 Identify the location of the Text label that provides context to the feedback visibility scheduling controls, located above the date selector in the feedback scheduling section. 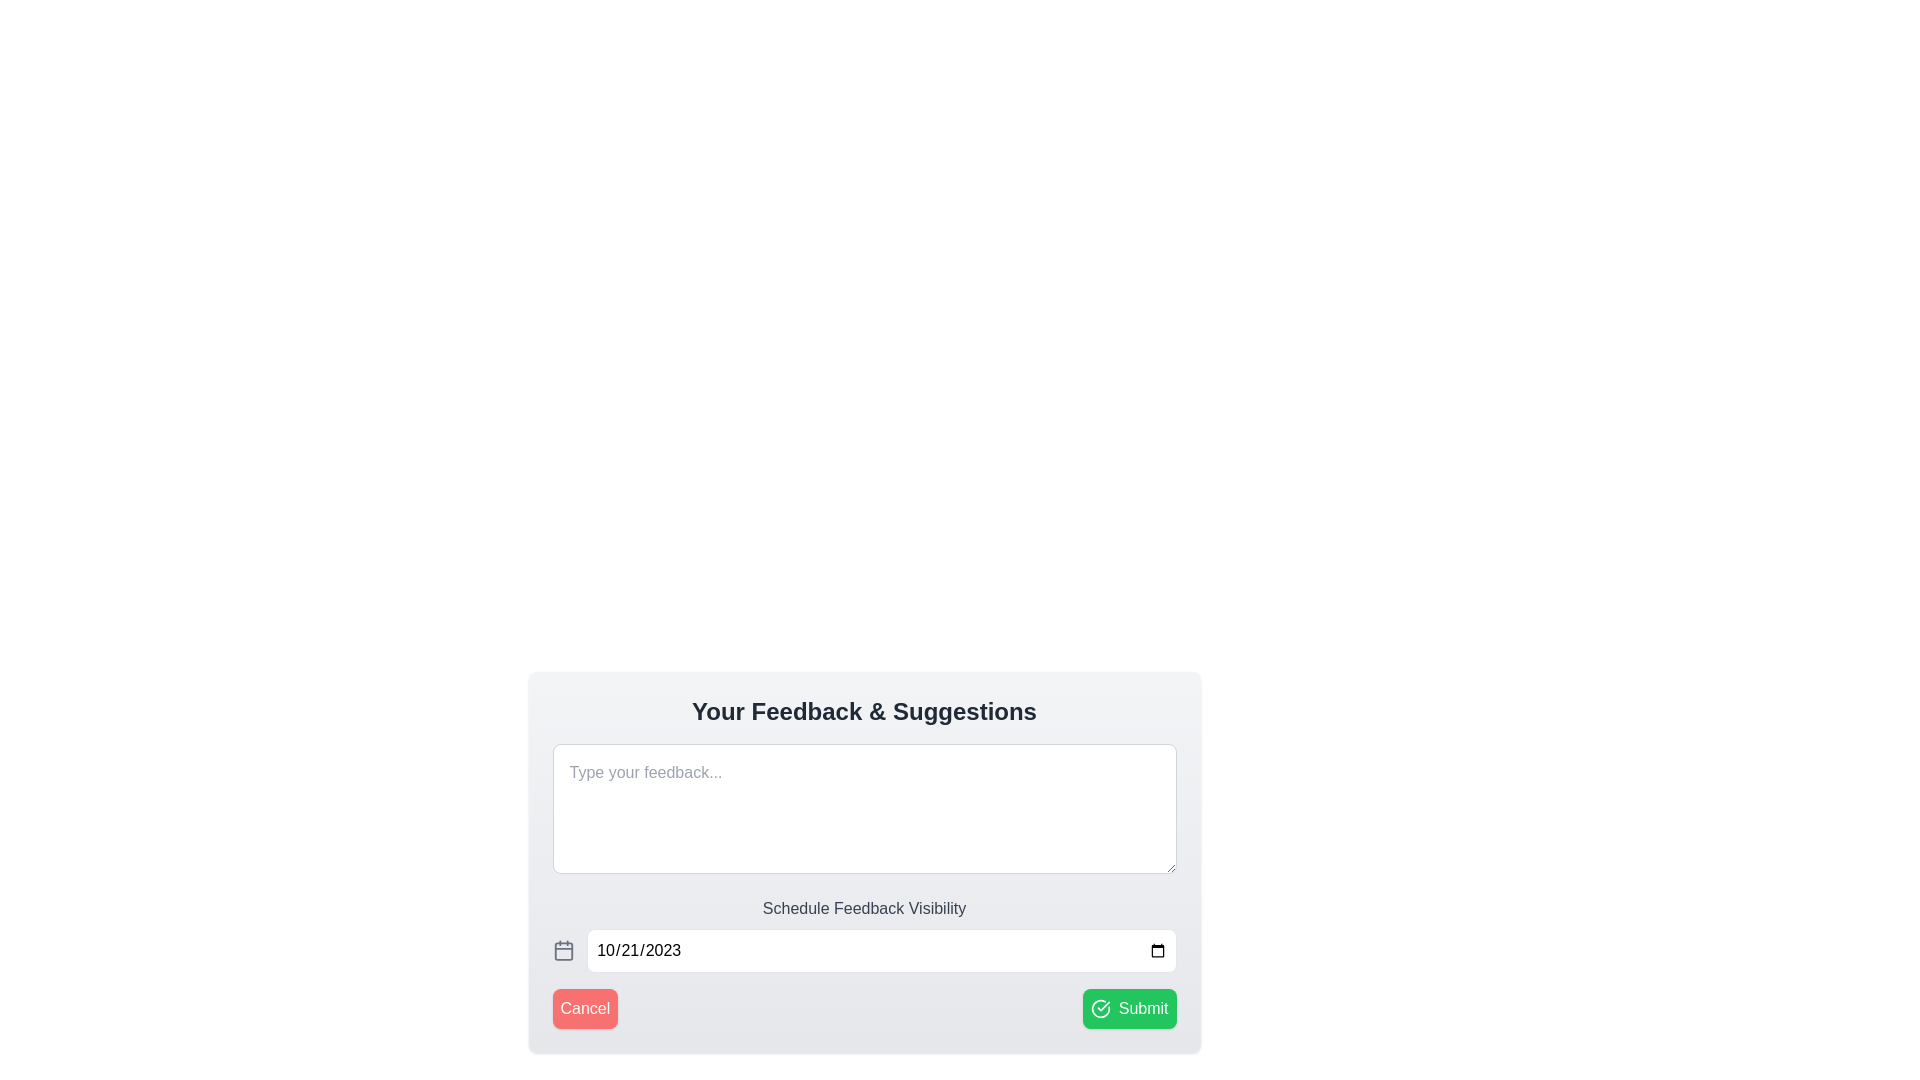
(864, 908).